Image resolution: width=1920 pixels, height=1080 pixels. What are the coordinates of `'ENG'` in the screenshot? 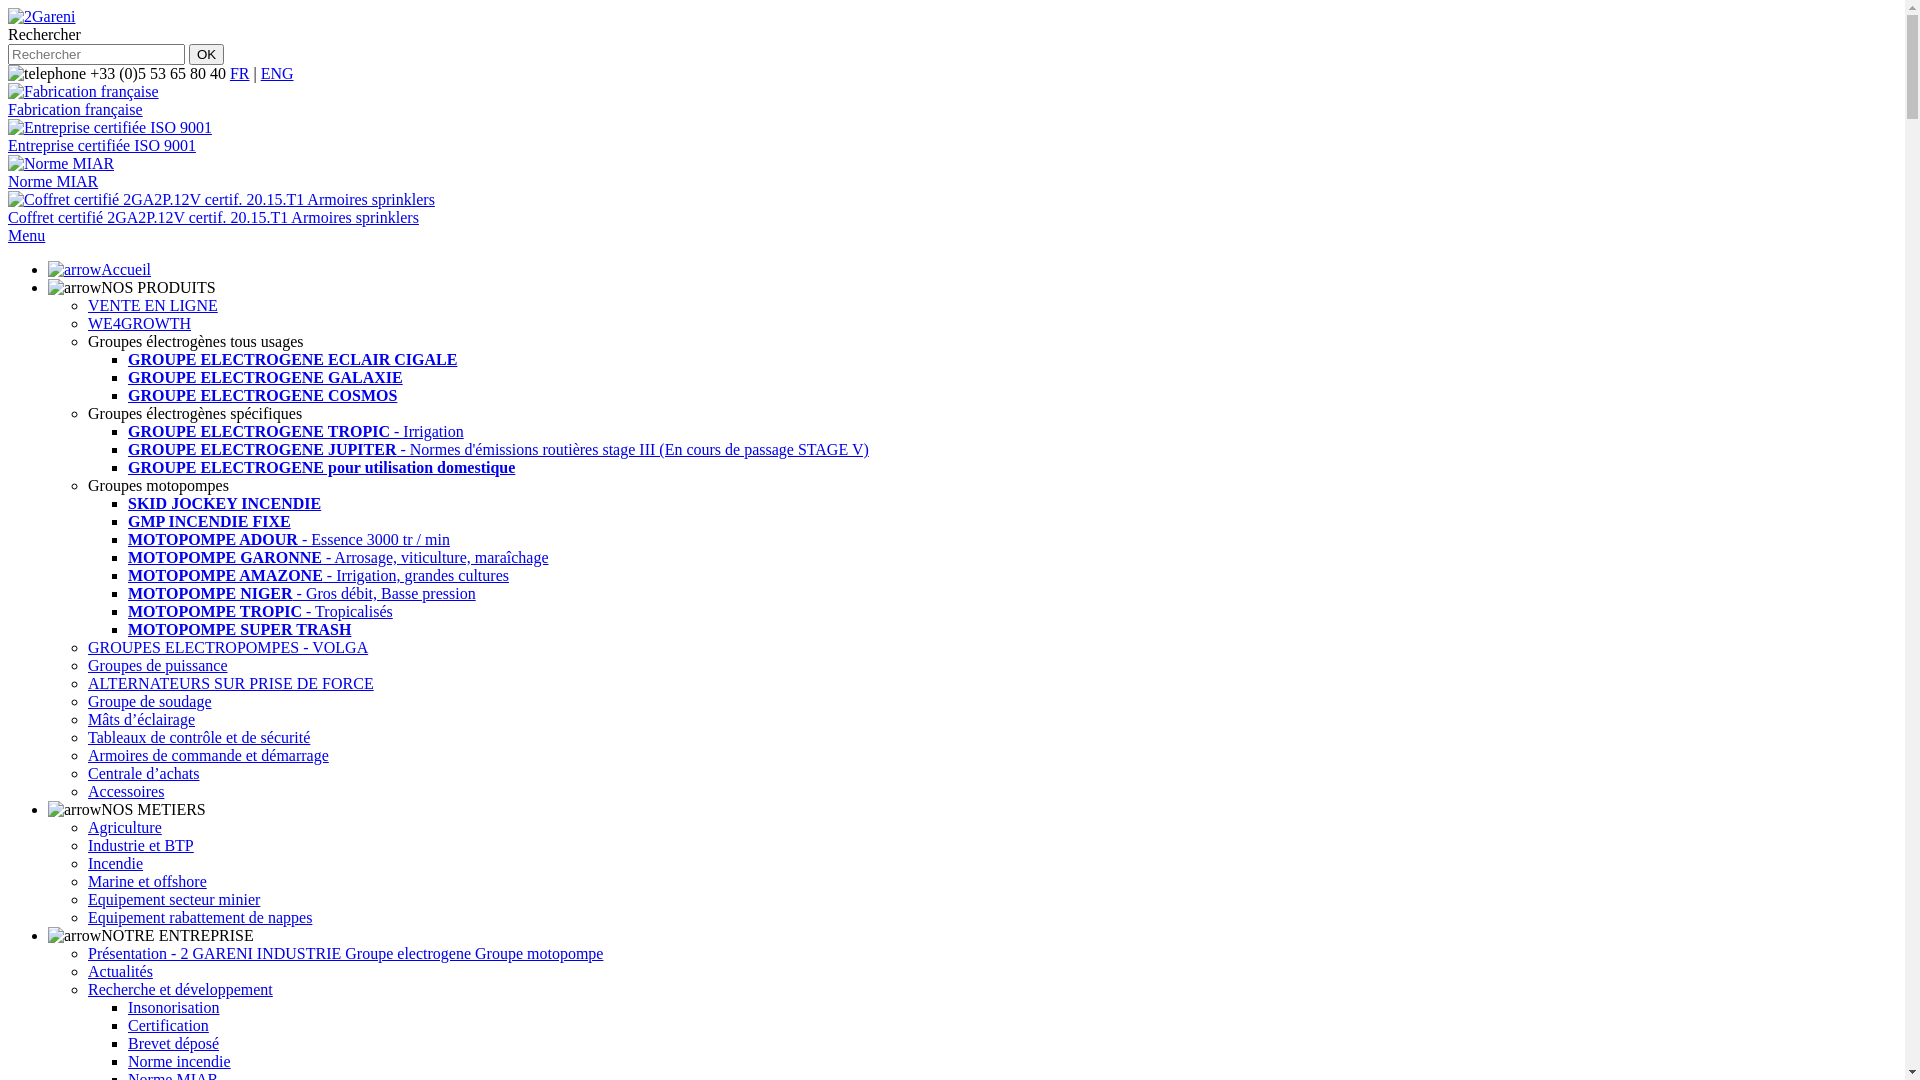 It's located at (276, 72).